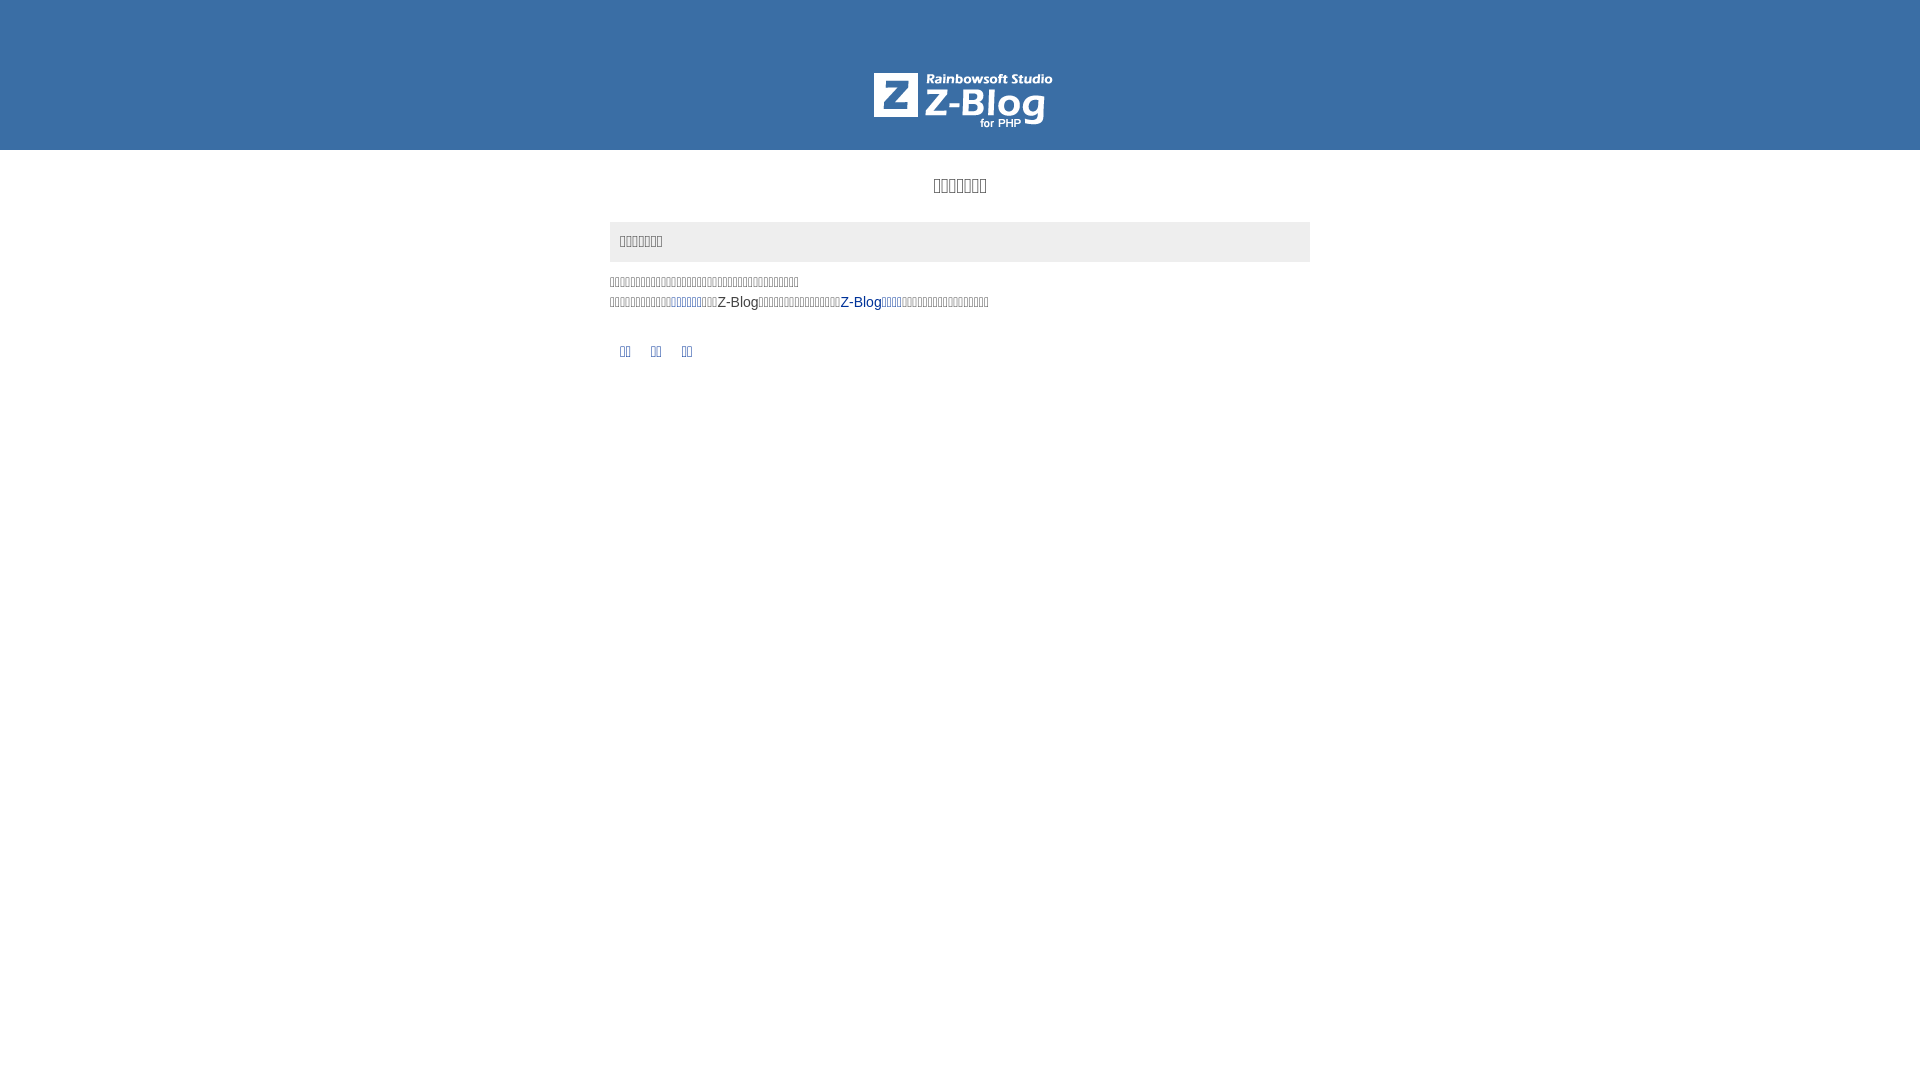 The width and height of the screenshot is (1920, 1080). I want to click on 'Z-BlogPHP', so click(960, 95).